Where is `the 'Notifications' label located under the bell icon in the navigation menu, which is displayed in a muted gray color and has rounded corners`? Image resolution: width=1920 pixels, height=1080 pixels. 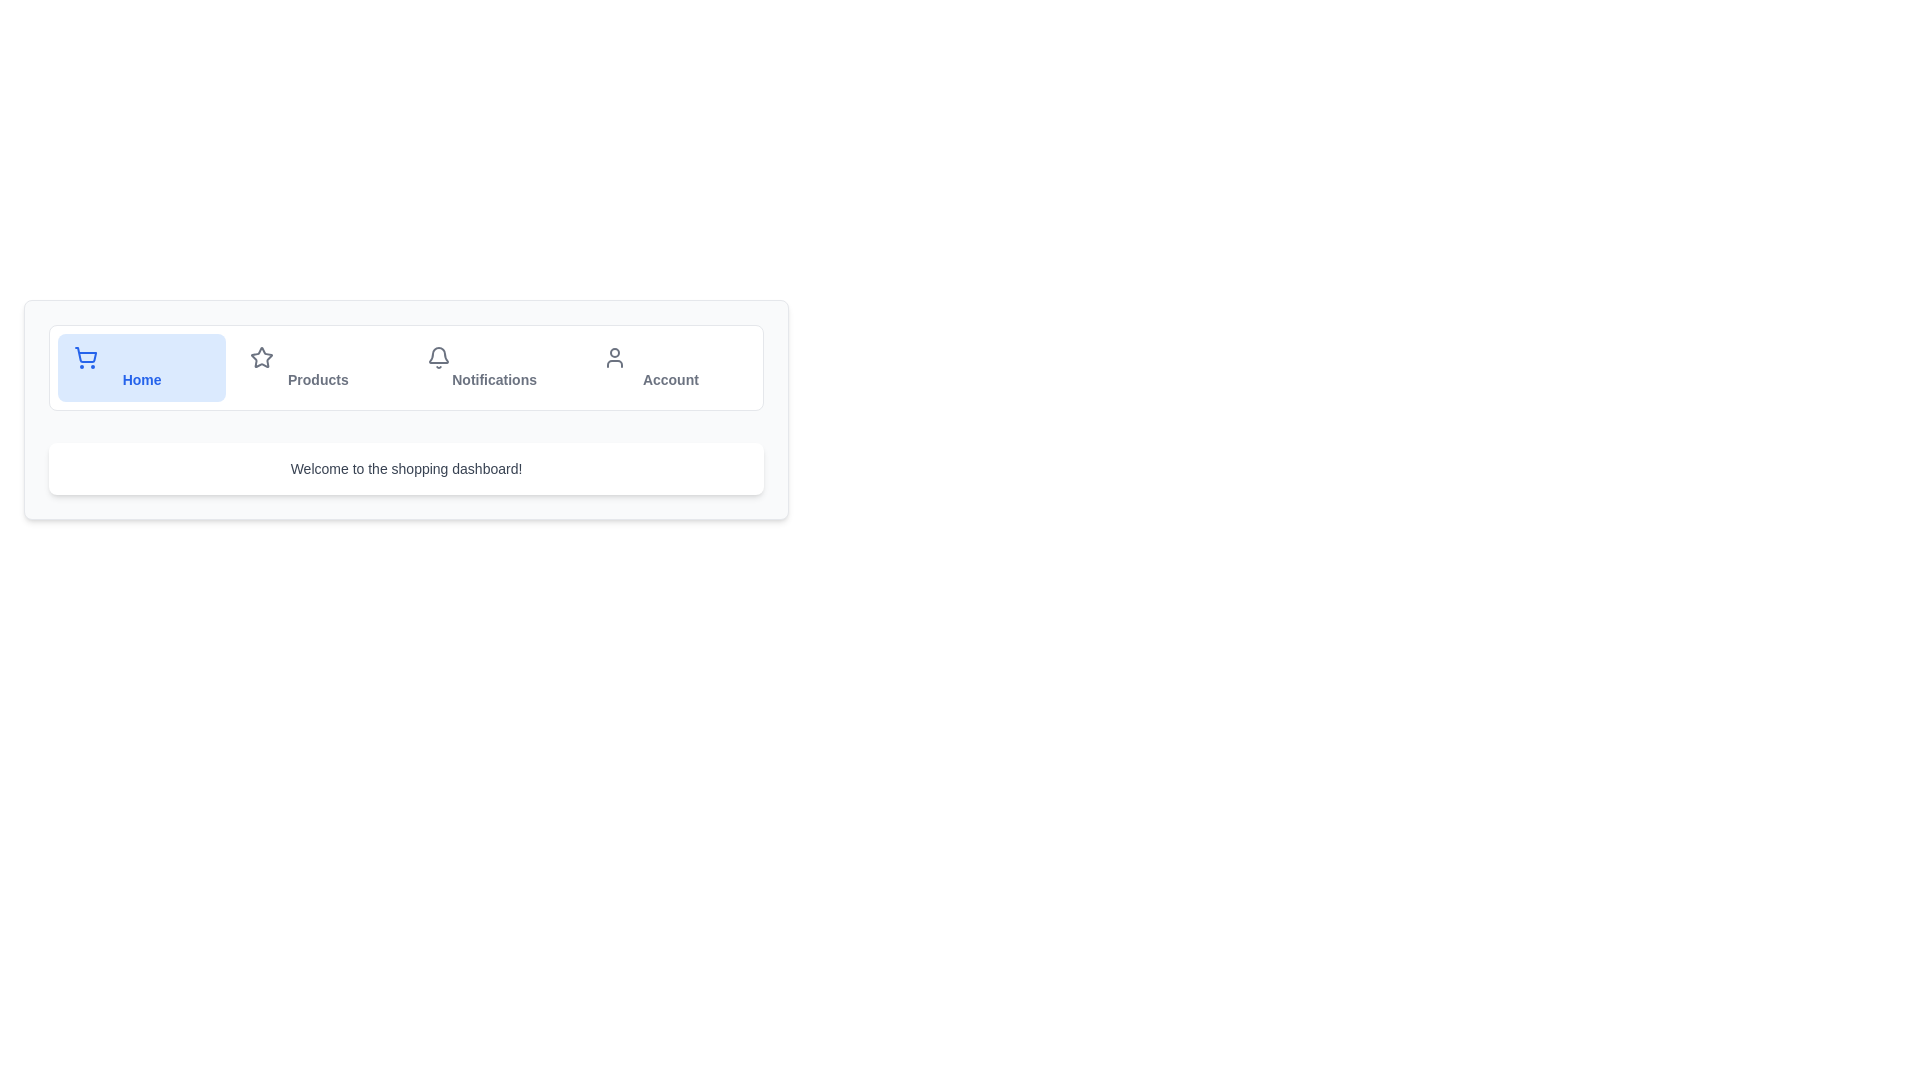 the 'Notifications' label located under the bell icon in the navigation menu, which is displayed in a muted gray color and has rounded corners is located at coordinates (494, 380).